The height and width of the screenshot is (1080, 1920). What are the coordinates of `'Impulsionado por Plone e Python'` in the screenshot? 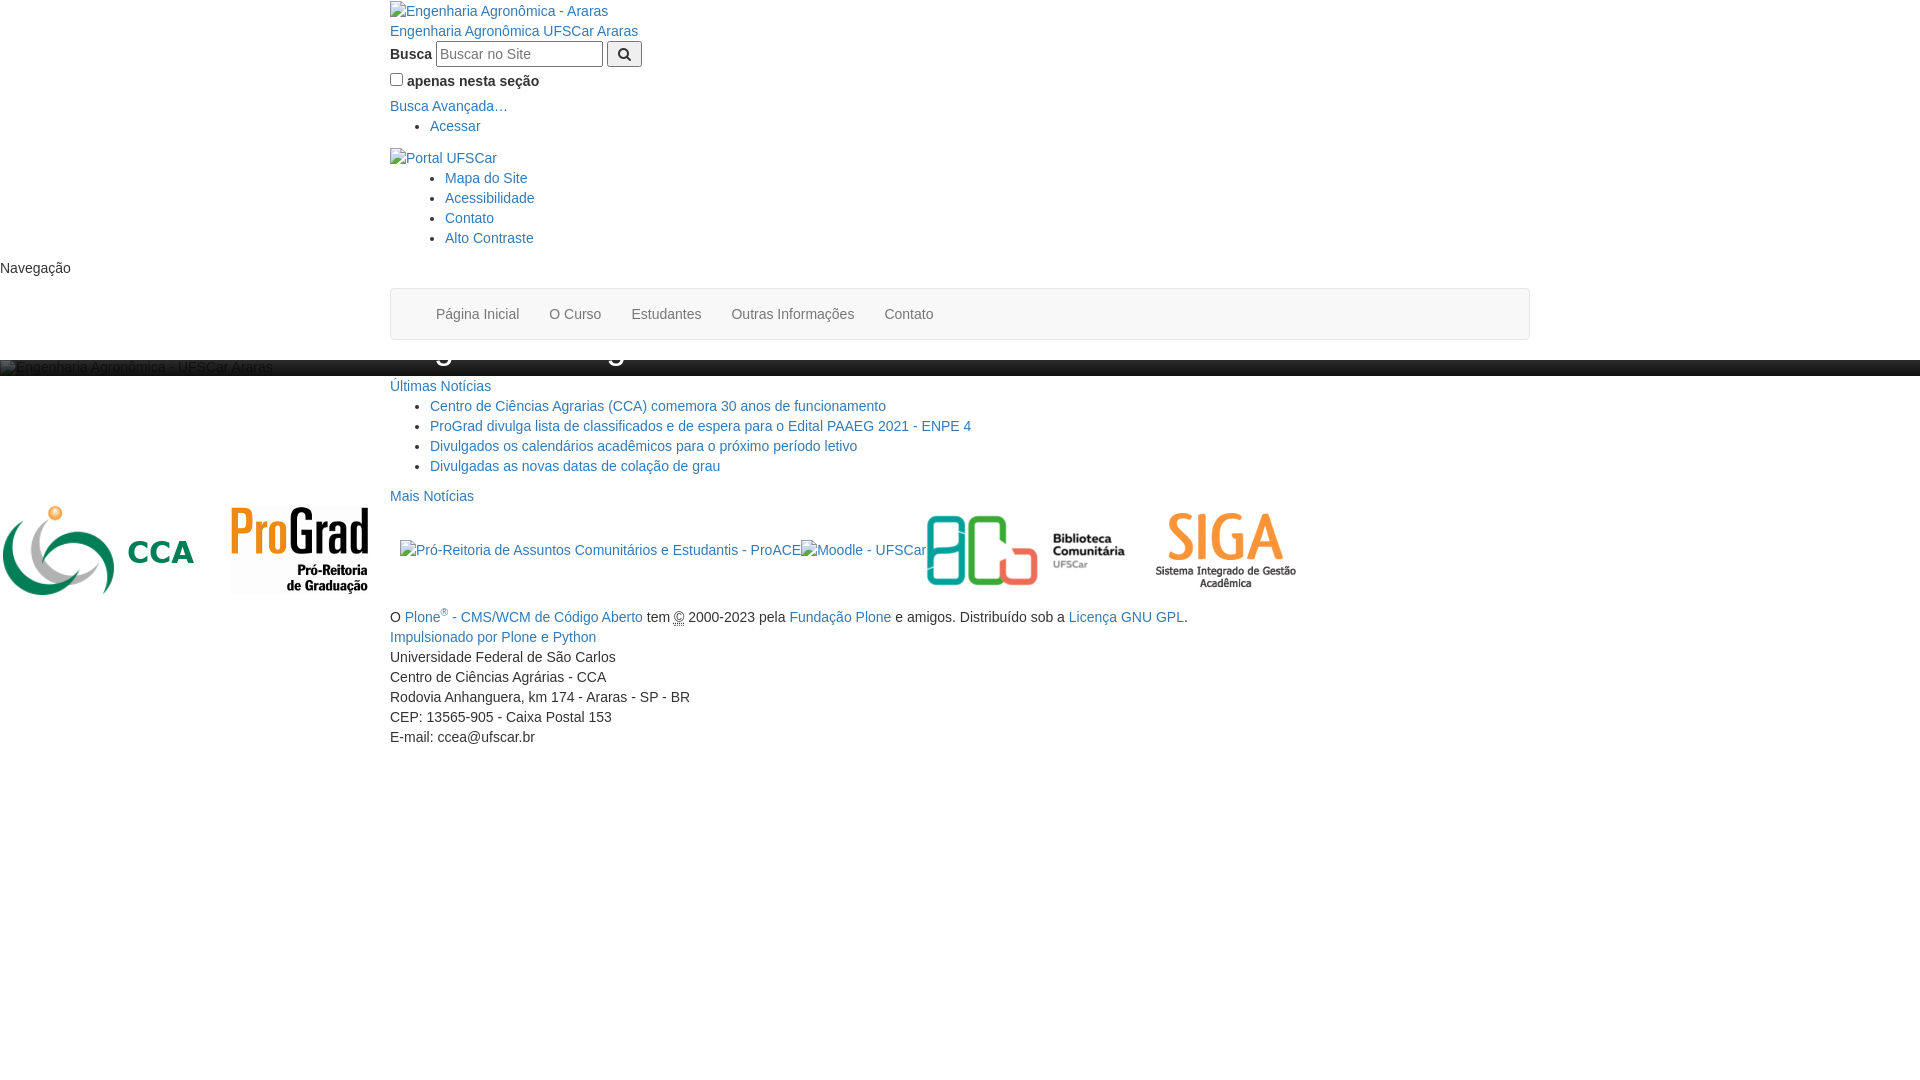 It's located at (493, 636).